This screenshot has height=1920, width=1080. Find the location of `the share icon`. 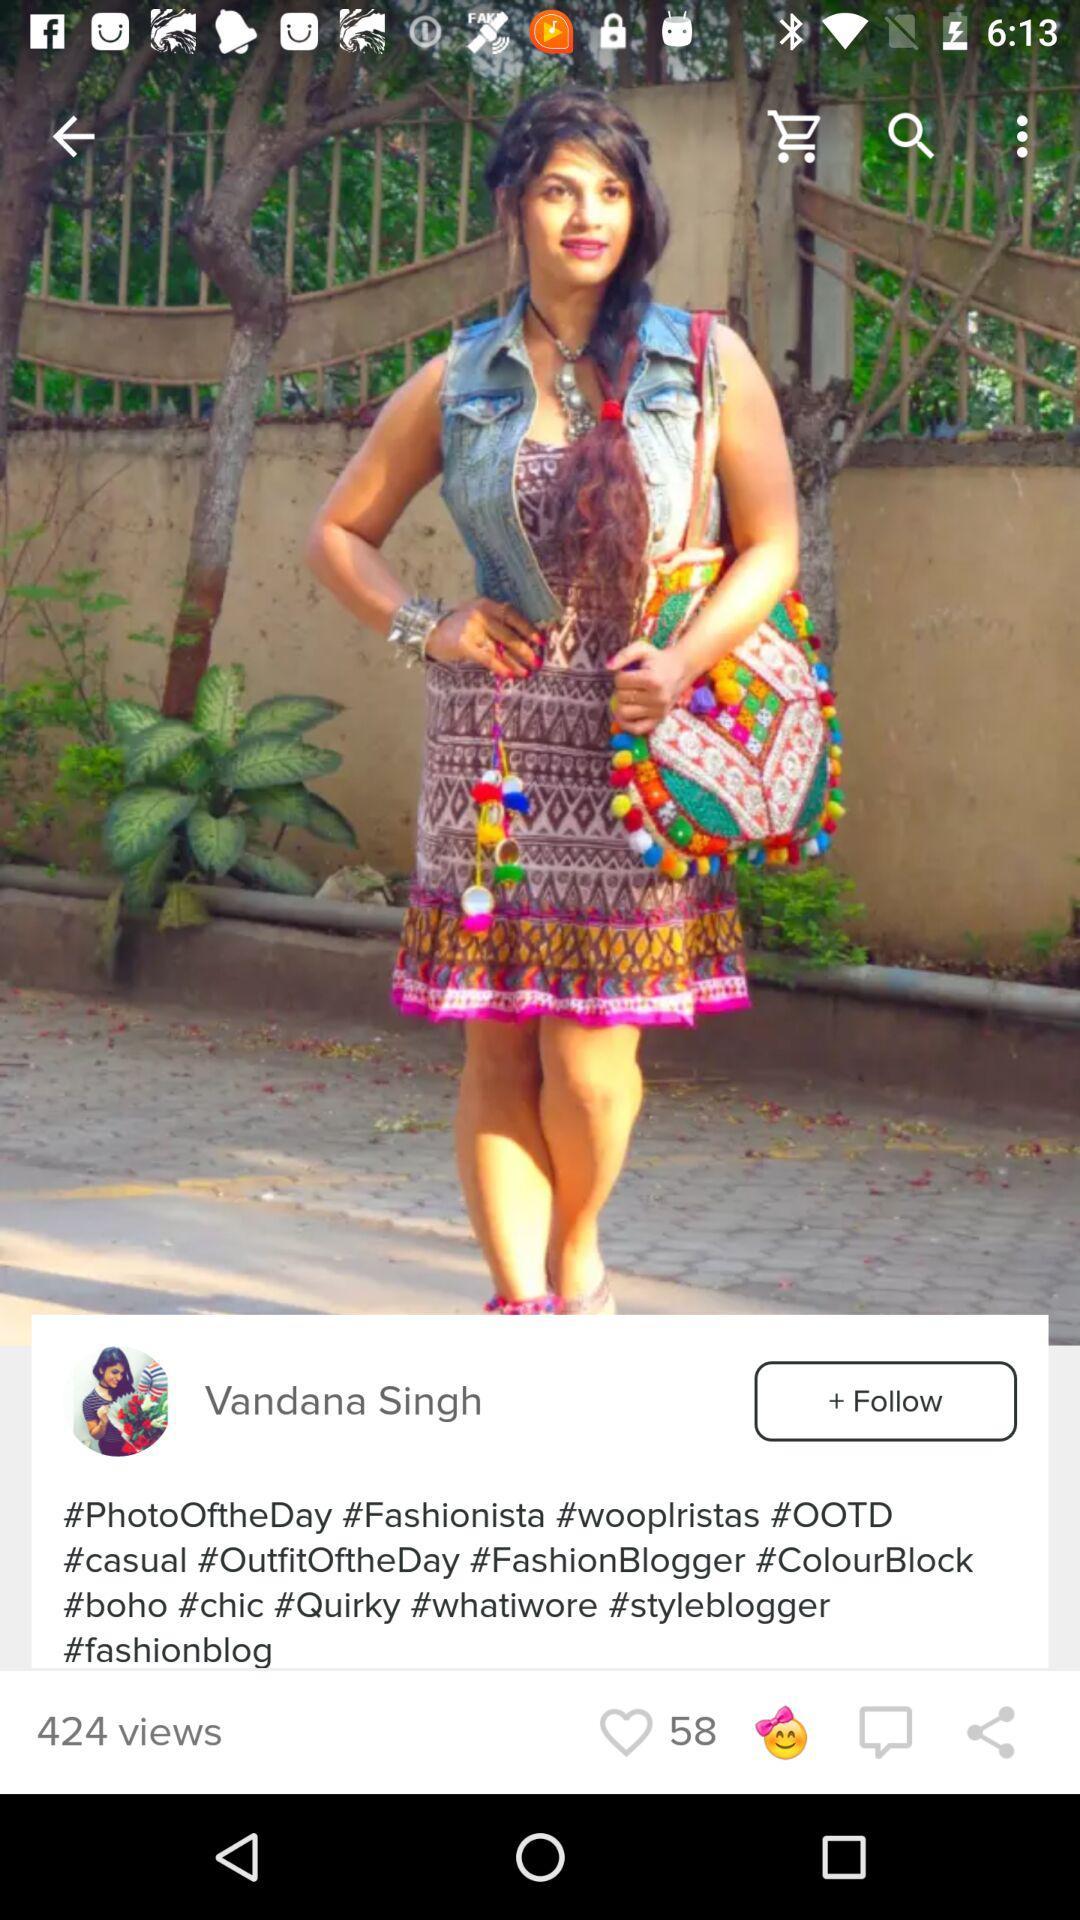

the share icon is located at coordinates (990, 1731).